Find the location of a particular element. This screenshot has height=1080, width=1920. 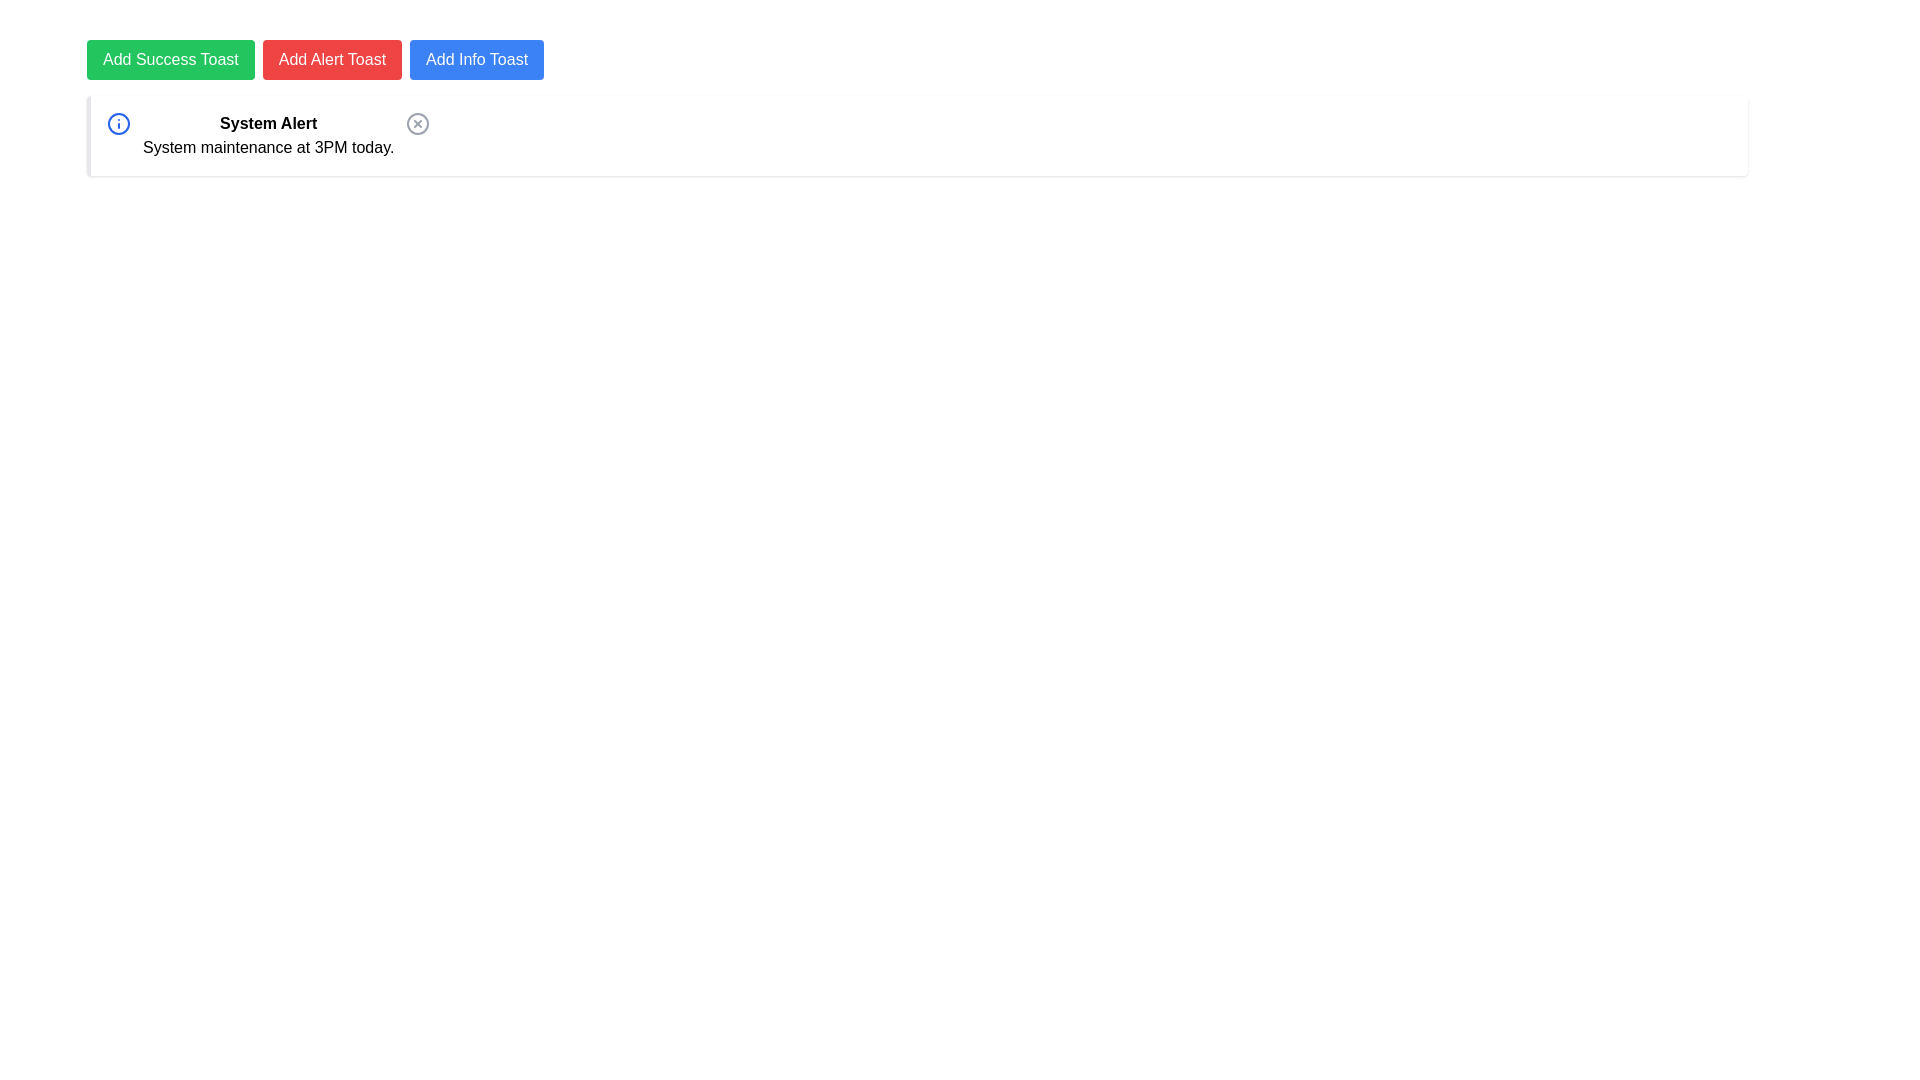

text of the Textual Display Component that contains the bold title 'System Alert' and the message 'System maintenance at 3PM today.' is located at coordinates (267, 135).